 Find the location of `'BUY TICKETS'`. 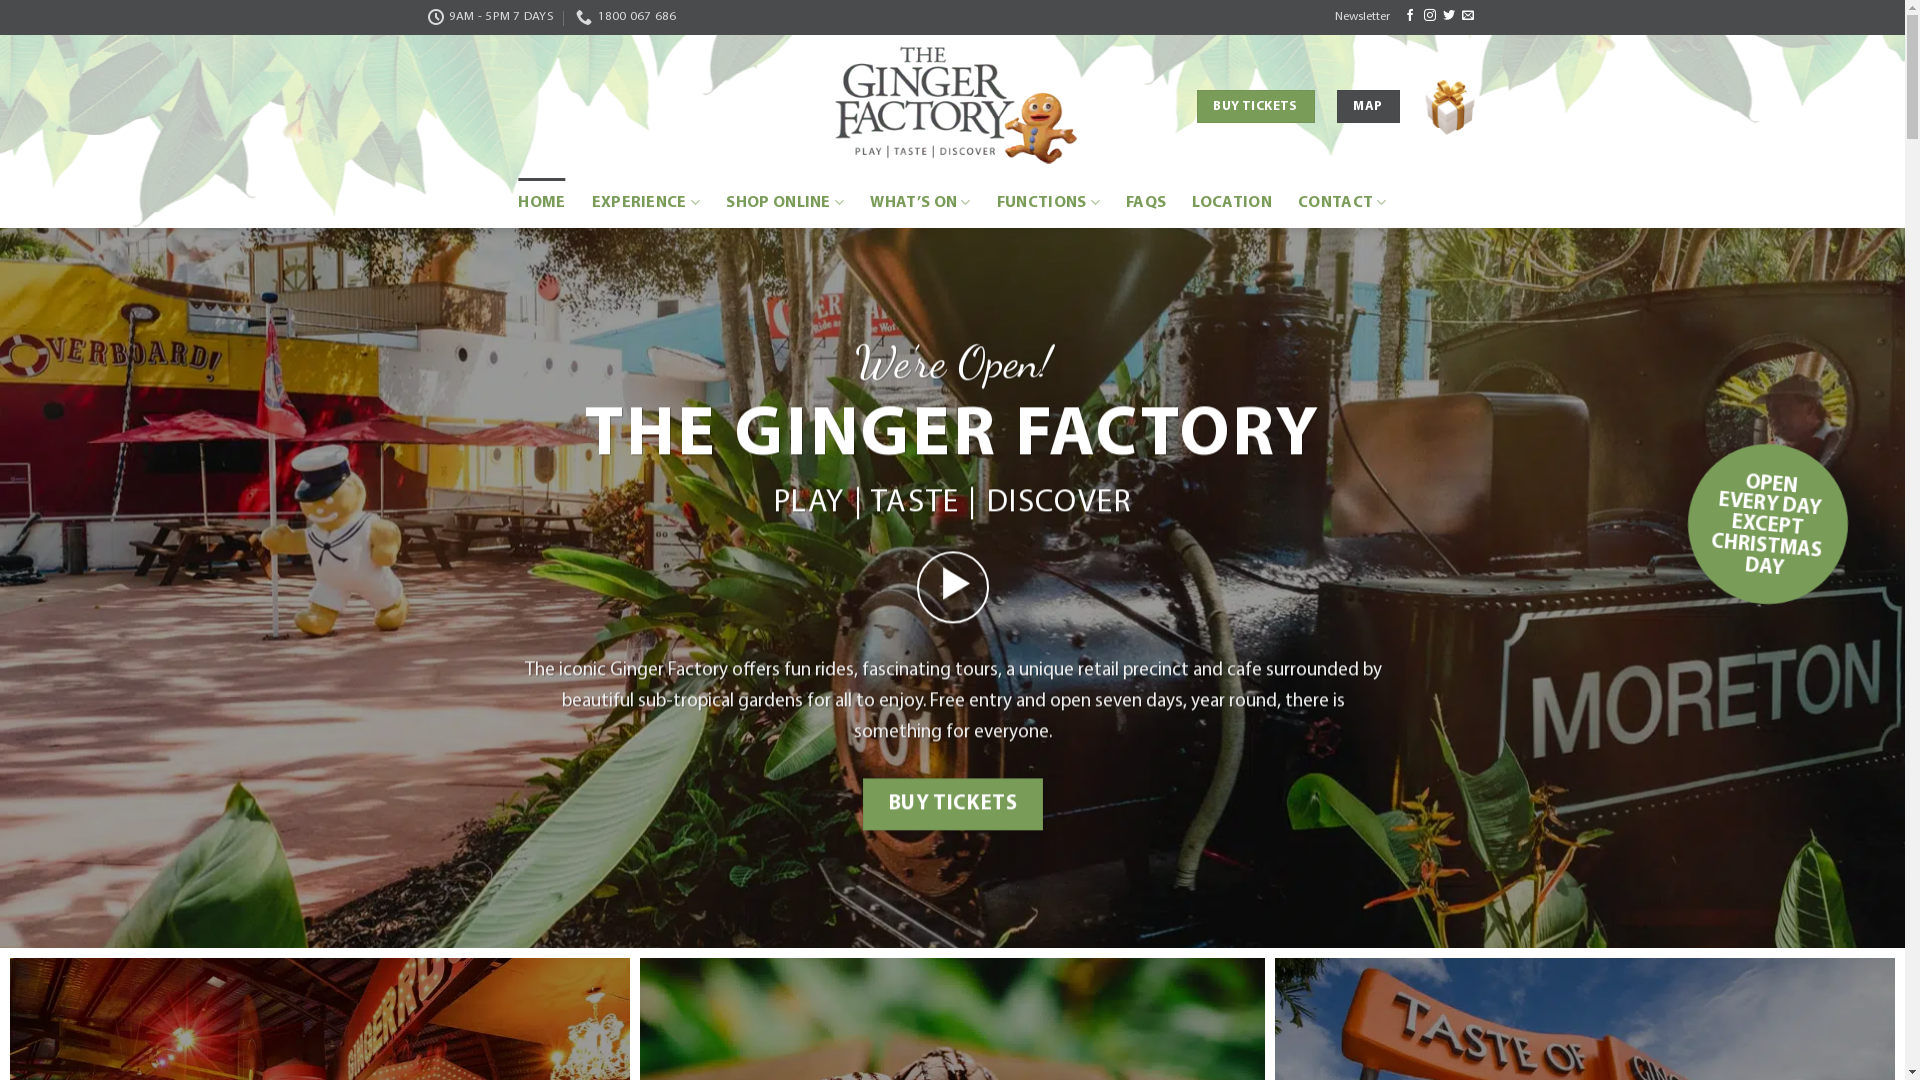

'BUY TICKETS' is located at coordinates (1196, 107).